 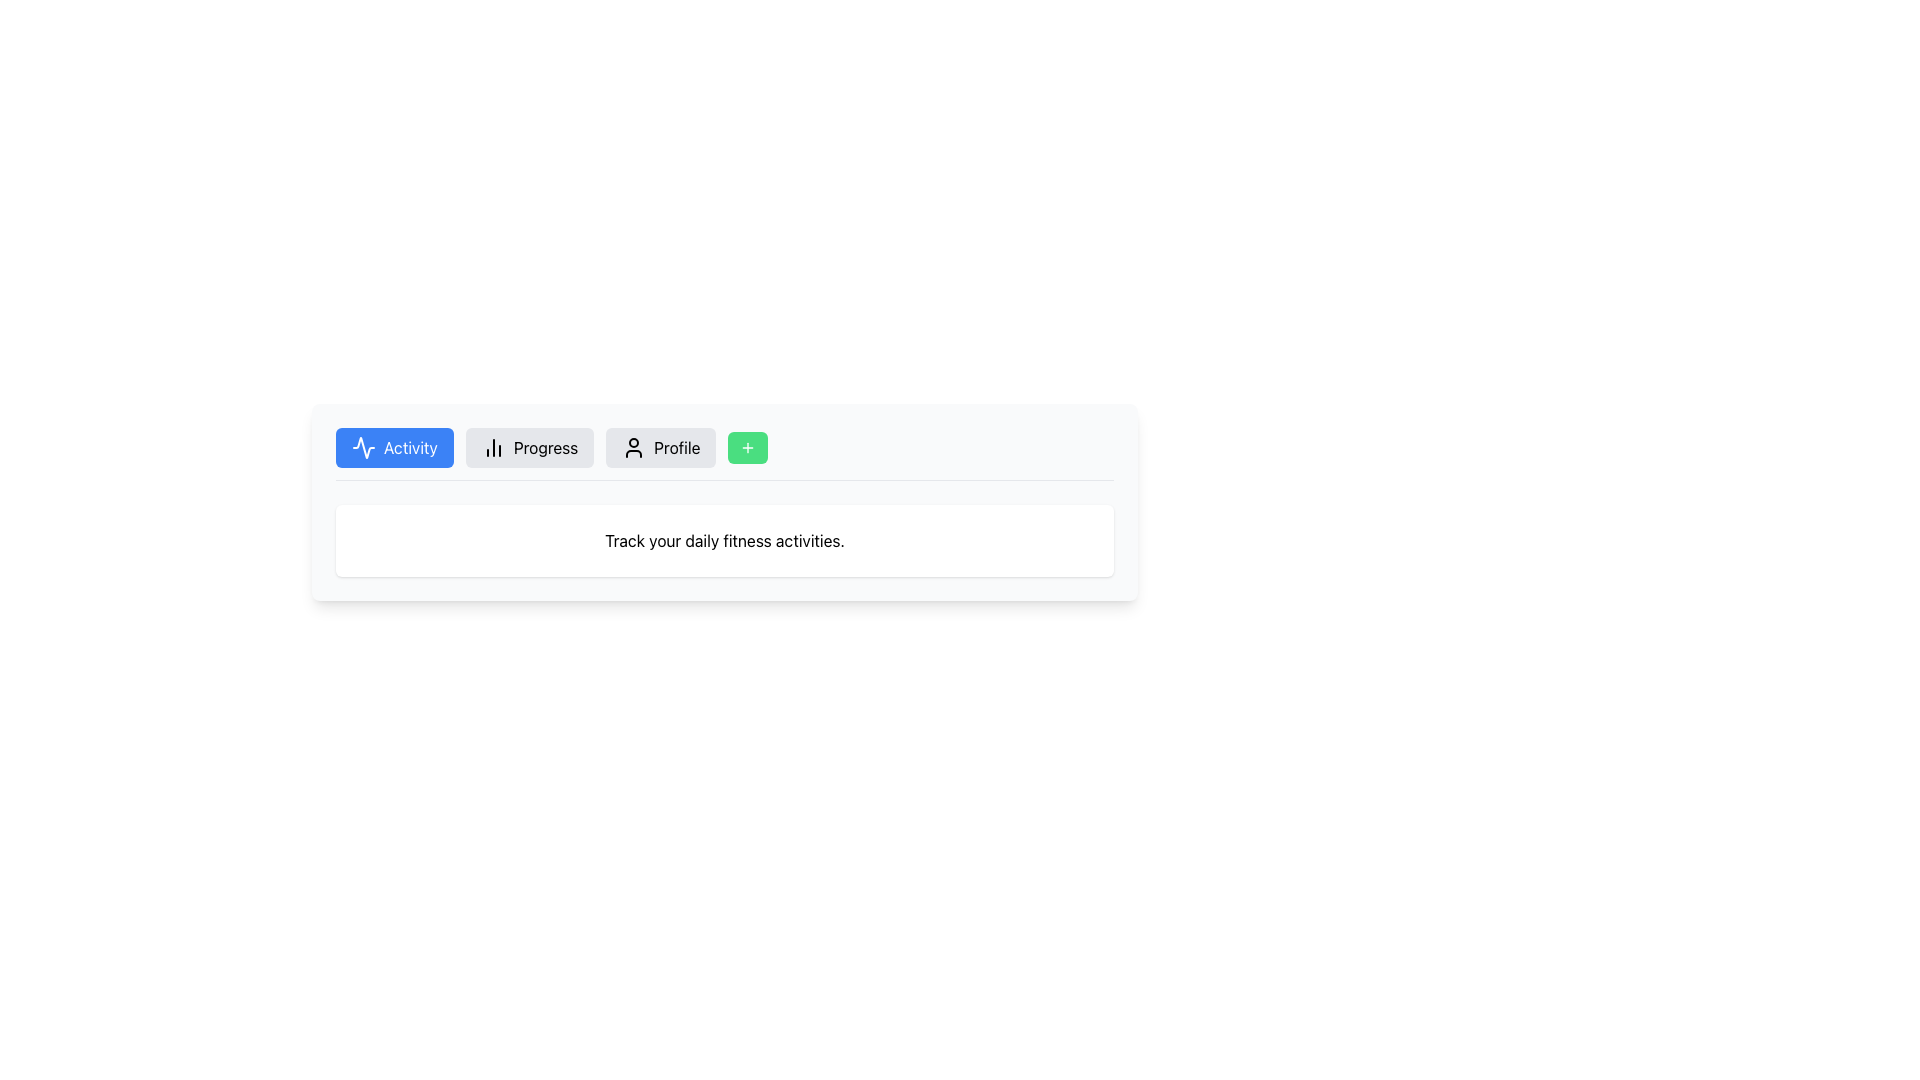 I want to click on the 'Progress' text label, so click(x=546, y=446).